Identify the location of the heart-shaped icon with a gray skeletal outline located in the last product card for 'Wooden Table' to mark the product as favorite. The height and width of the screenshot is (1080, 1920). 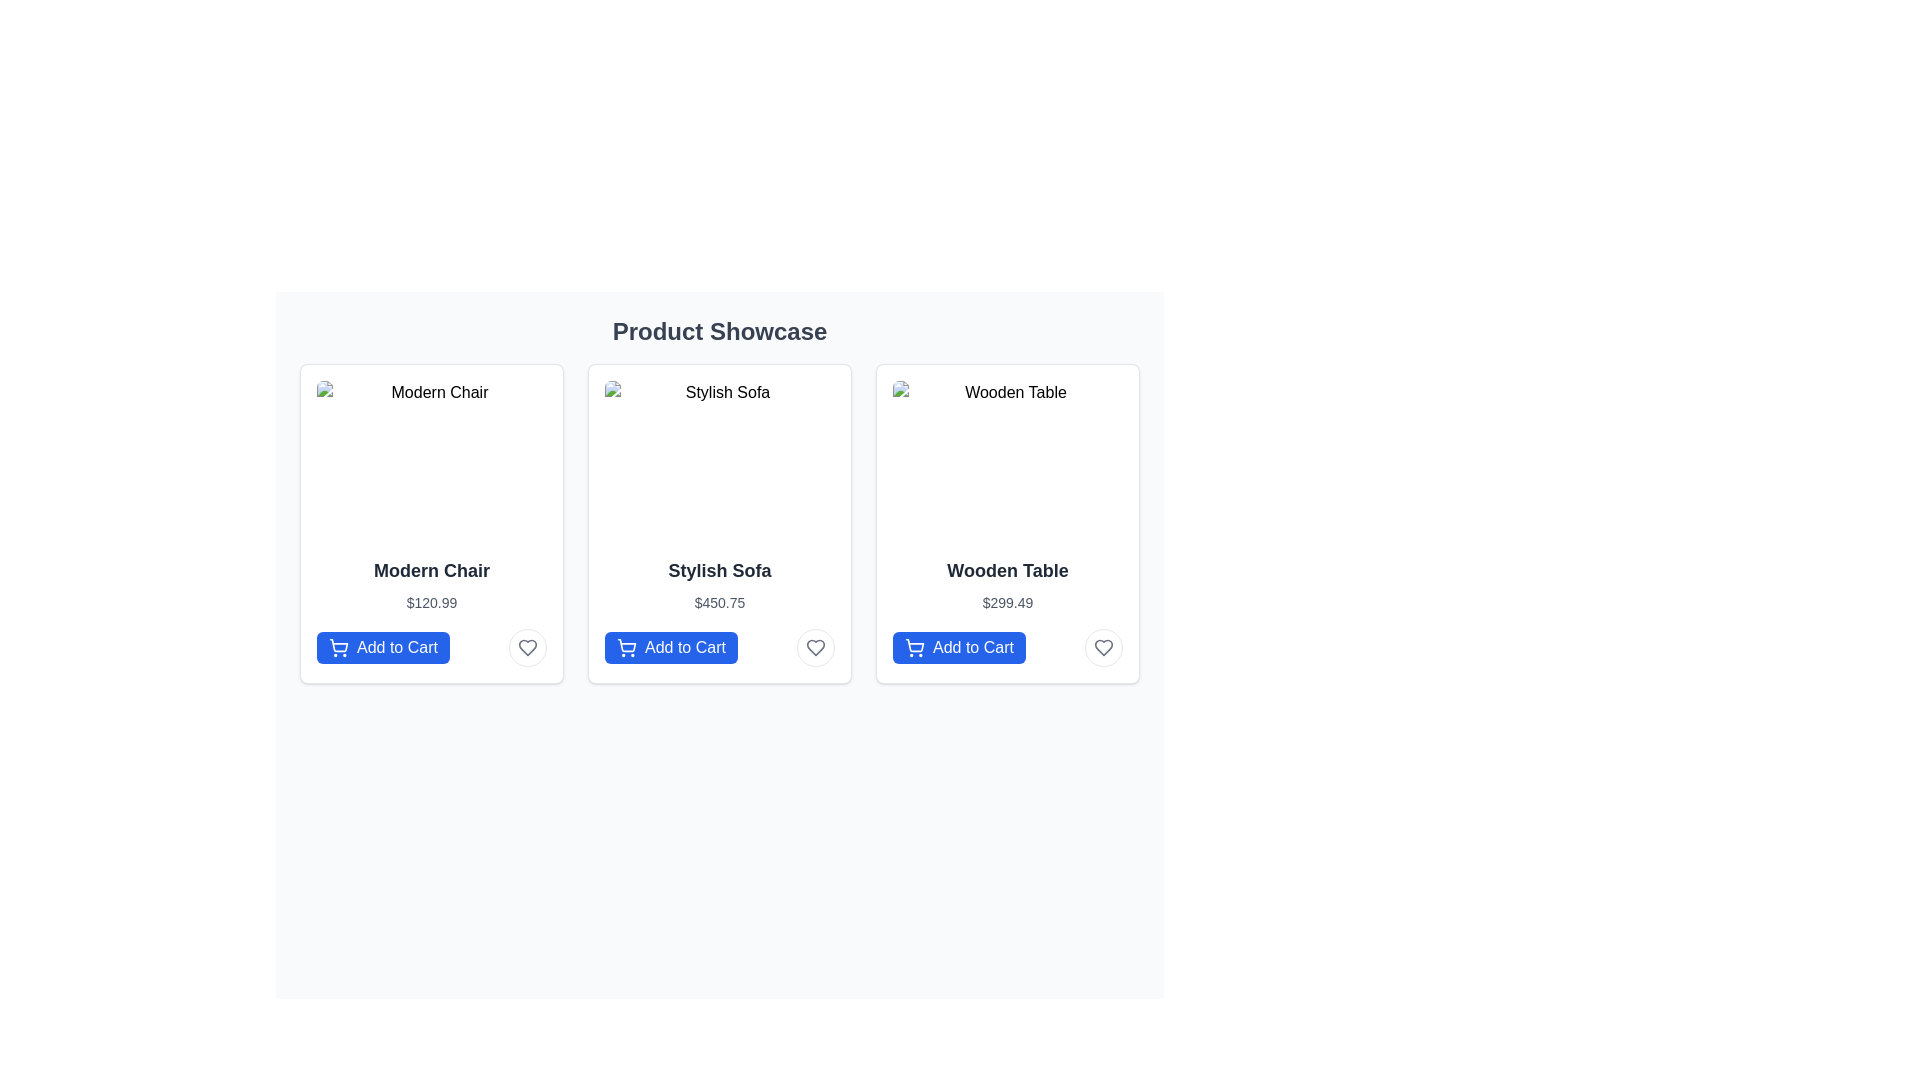
(1103, 648).